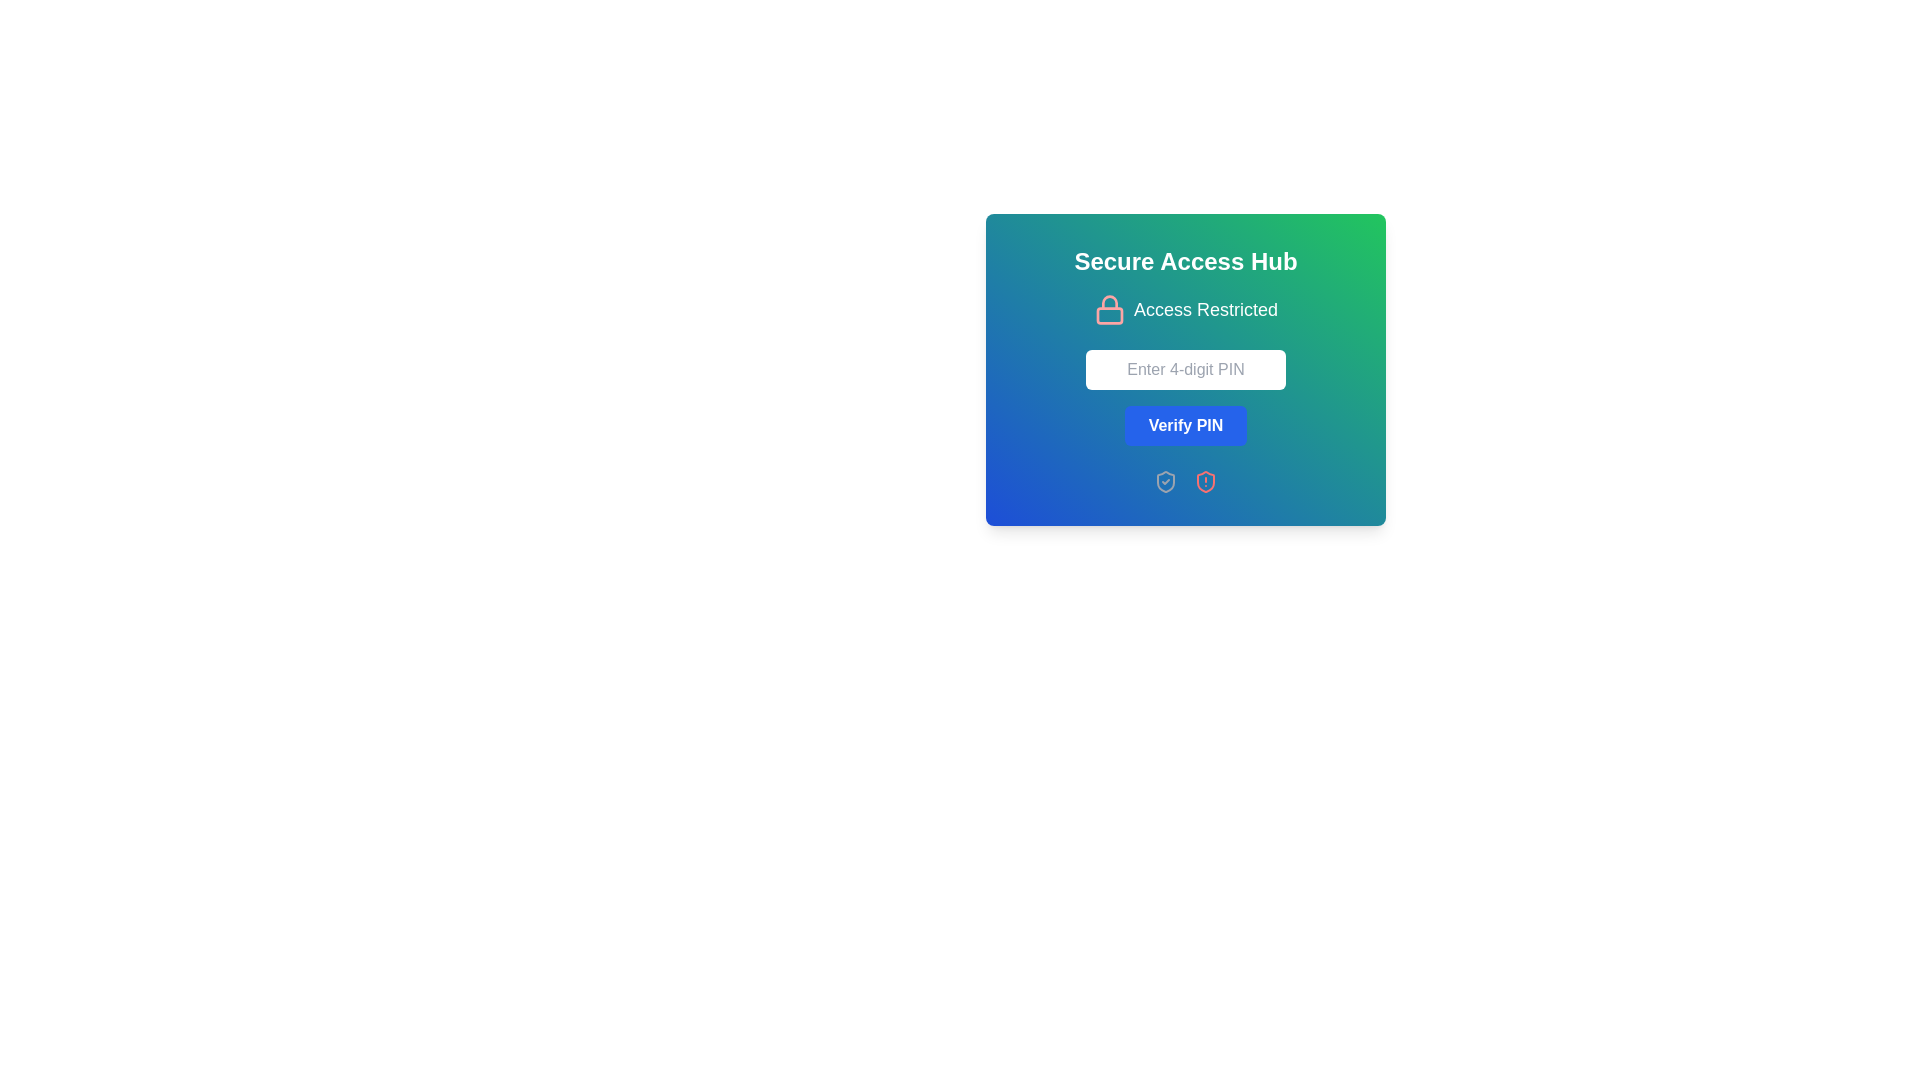  Describe the element at coordinates (1108, 315) in the screenshot. I see `the decorative UI component of the lock icon located under the title 'Secure Access Hub' in the center-top area of the interface` at that location.